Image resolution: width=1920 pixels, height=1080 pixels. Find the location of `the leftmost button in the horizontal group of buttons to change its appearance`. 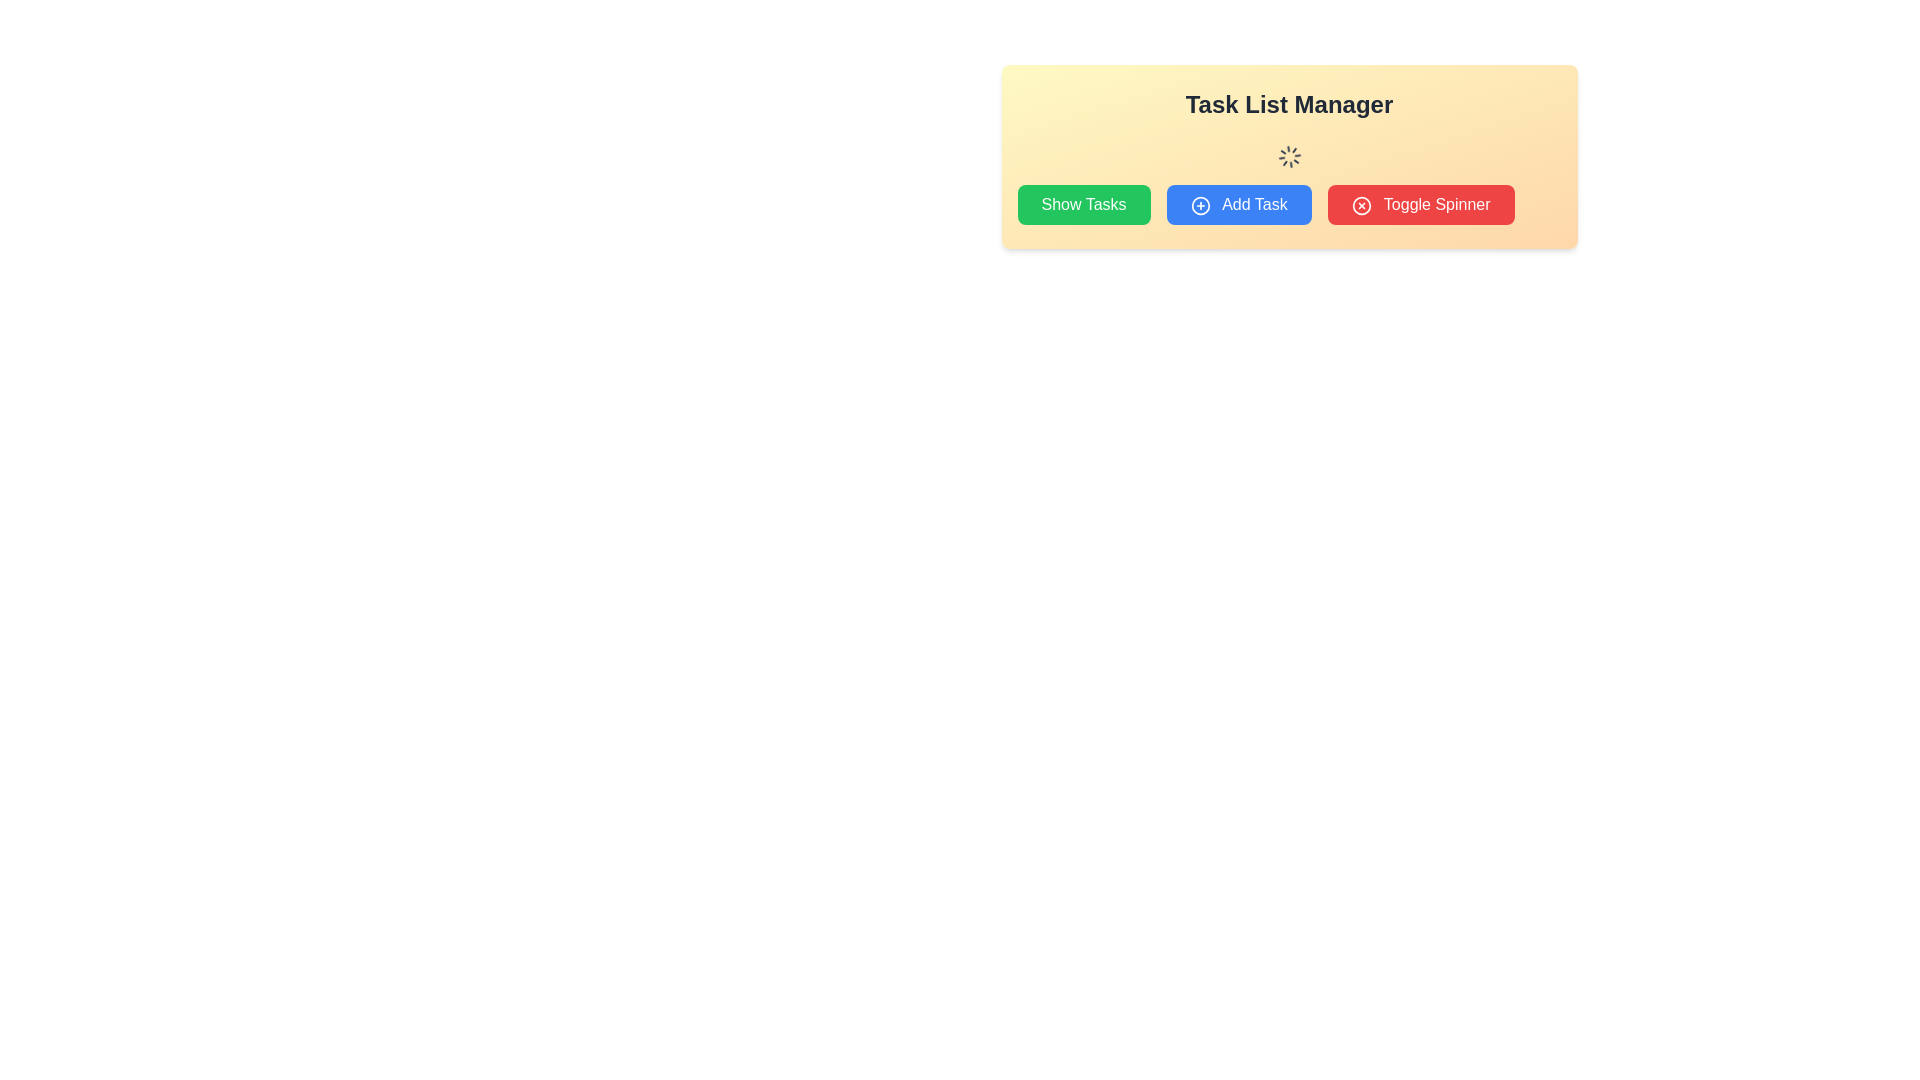

the leftmost button in the horizontal group of buttons to change its appearance is located at coordinates (1083, 204).